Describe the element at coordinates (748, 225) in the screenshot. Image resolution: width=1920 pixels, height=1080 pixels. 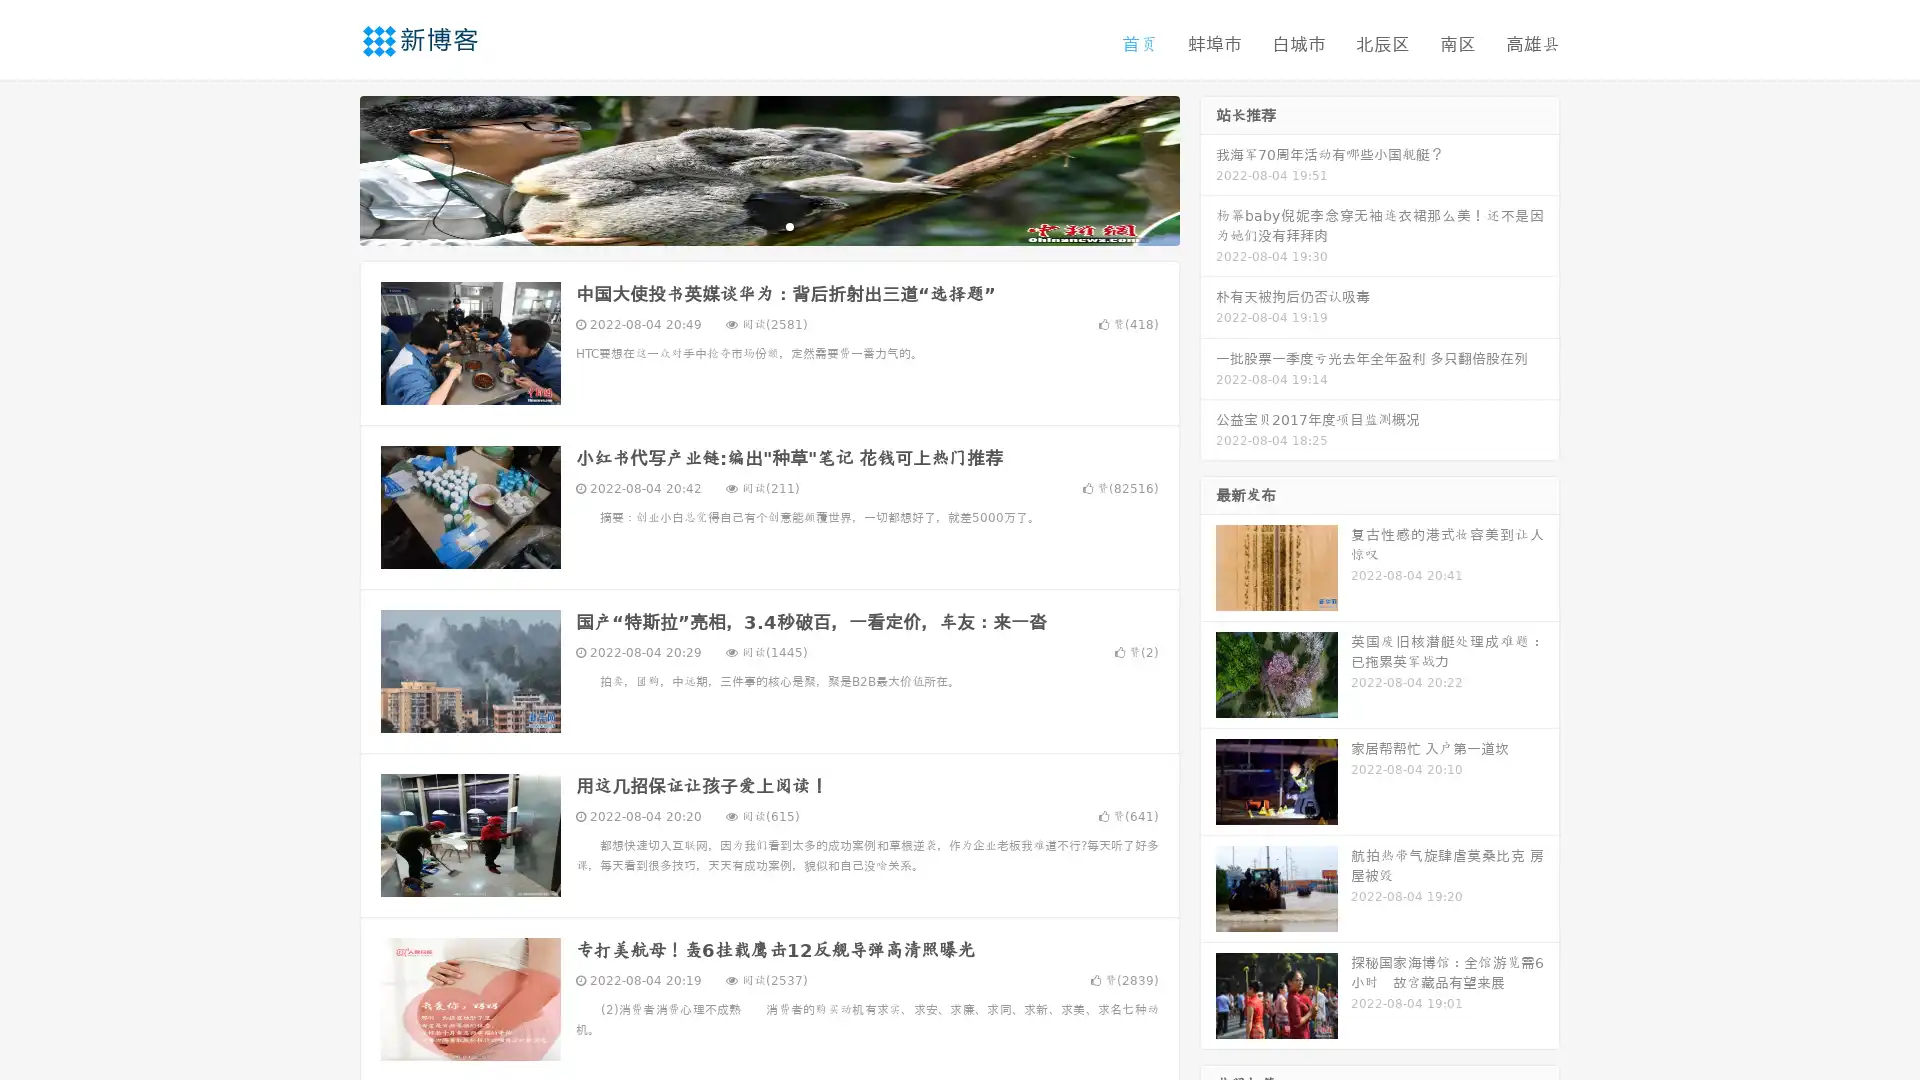
I see `Go to slide 1` at that location.